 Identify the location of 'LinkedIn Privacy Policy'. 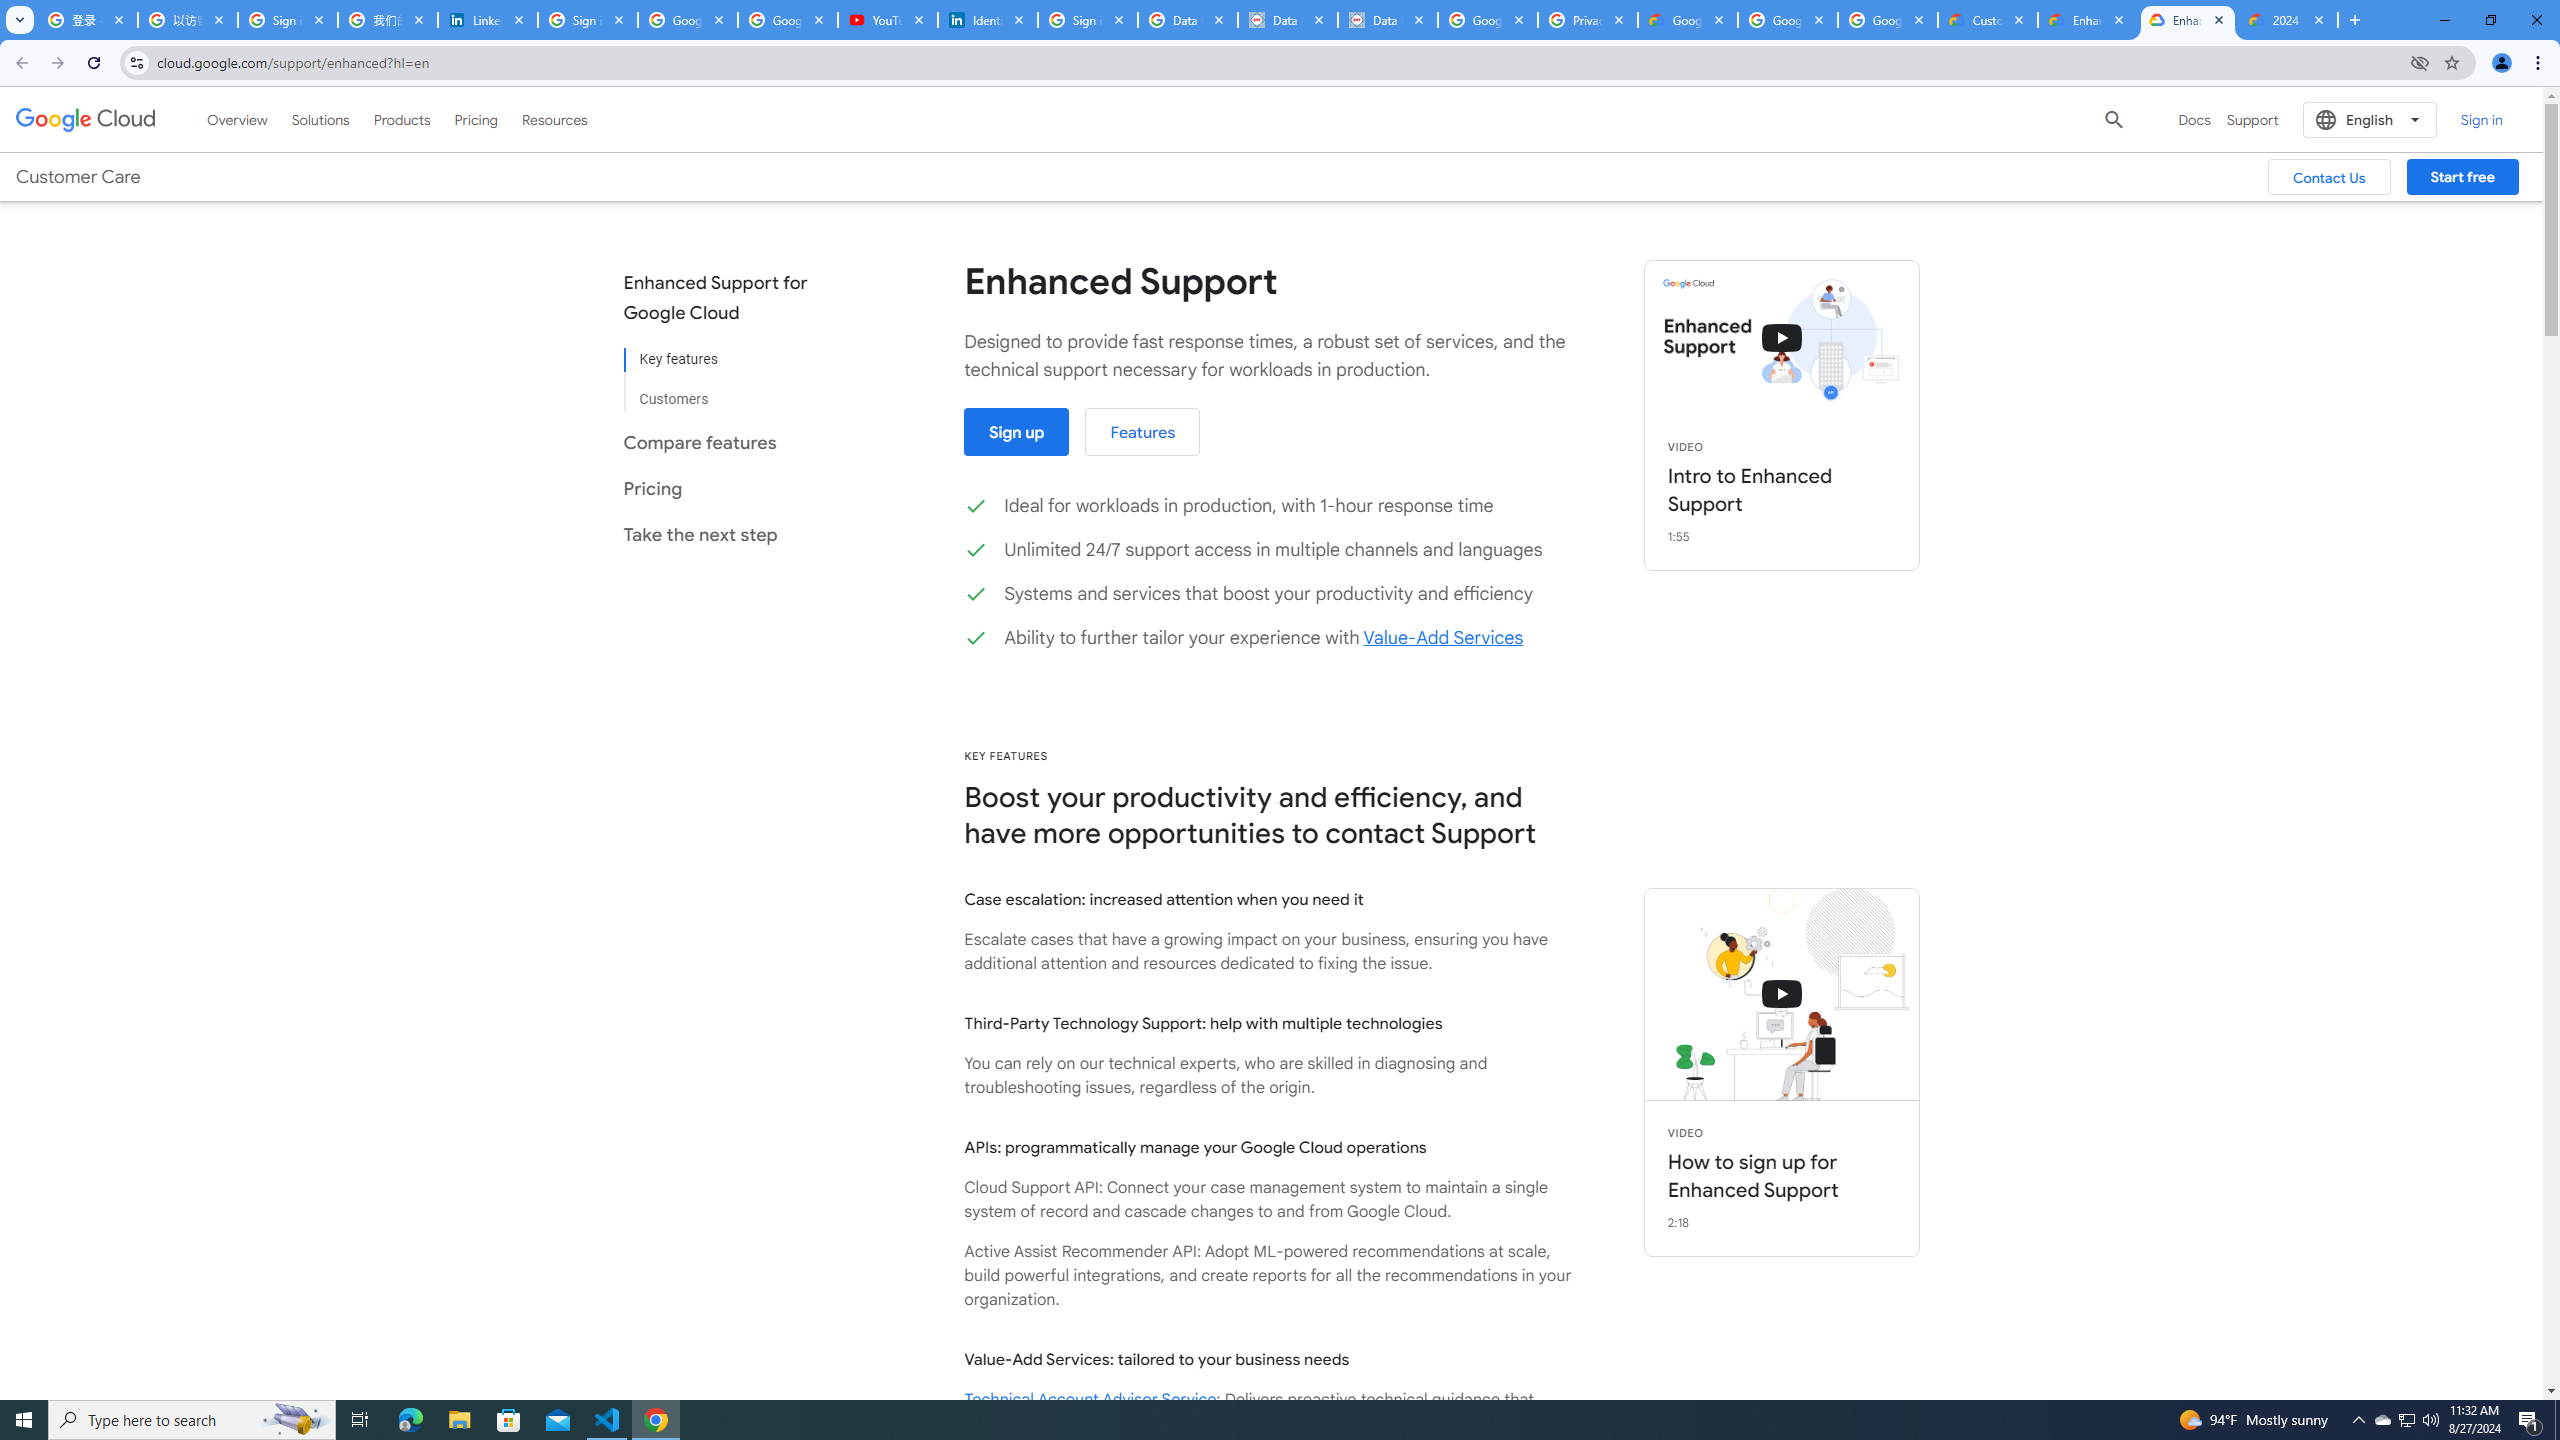
(488, 19).